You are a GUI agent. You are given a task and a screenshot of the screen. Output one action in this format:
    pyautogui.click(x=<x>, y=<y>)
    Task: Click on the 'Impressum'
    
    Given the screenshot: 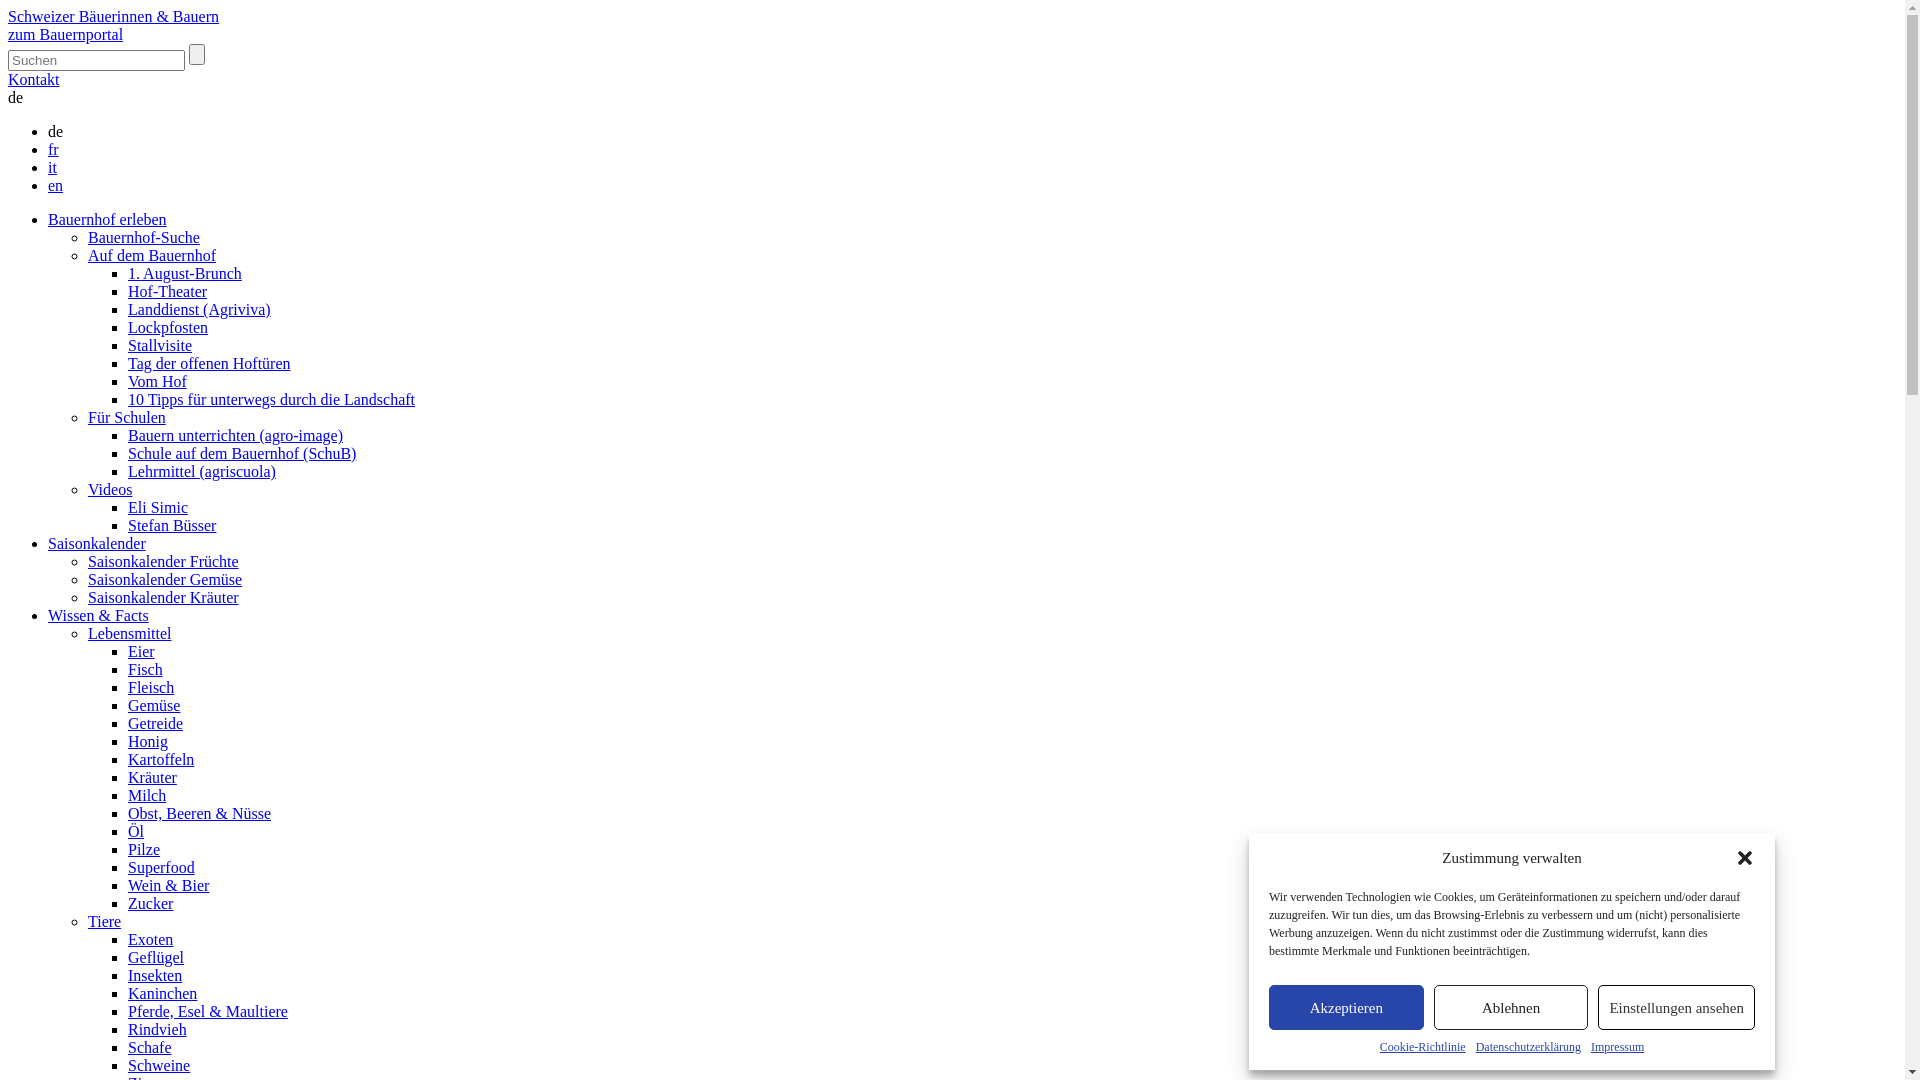 What is the action you would take?
    pyautogui.click(x=1589, y=1046)
    